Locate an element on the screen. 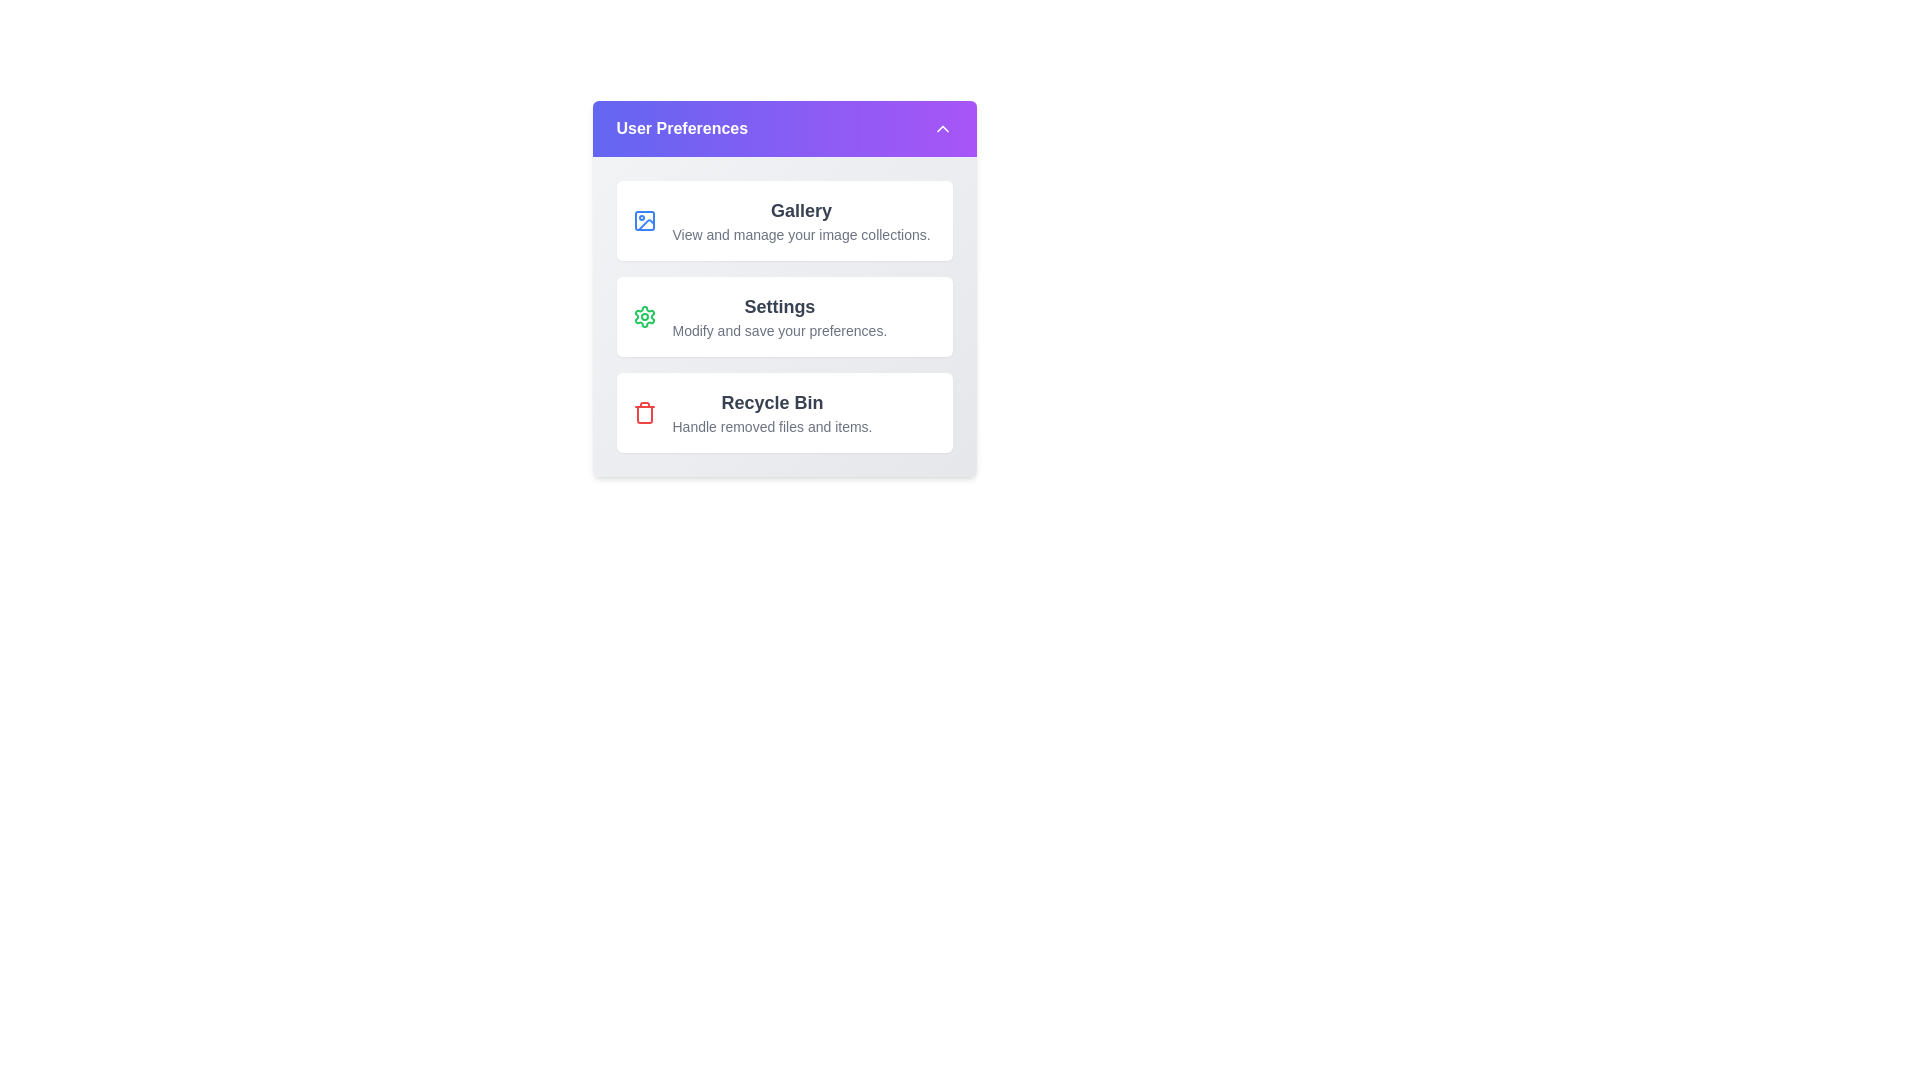 The width and height of the screenshot is (1920, 1080). the preference item 'Settings' is located at coordinates (783, 315).